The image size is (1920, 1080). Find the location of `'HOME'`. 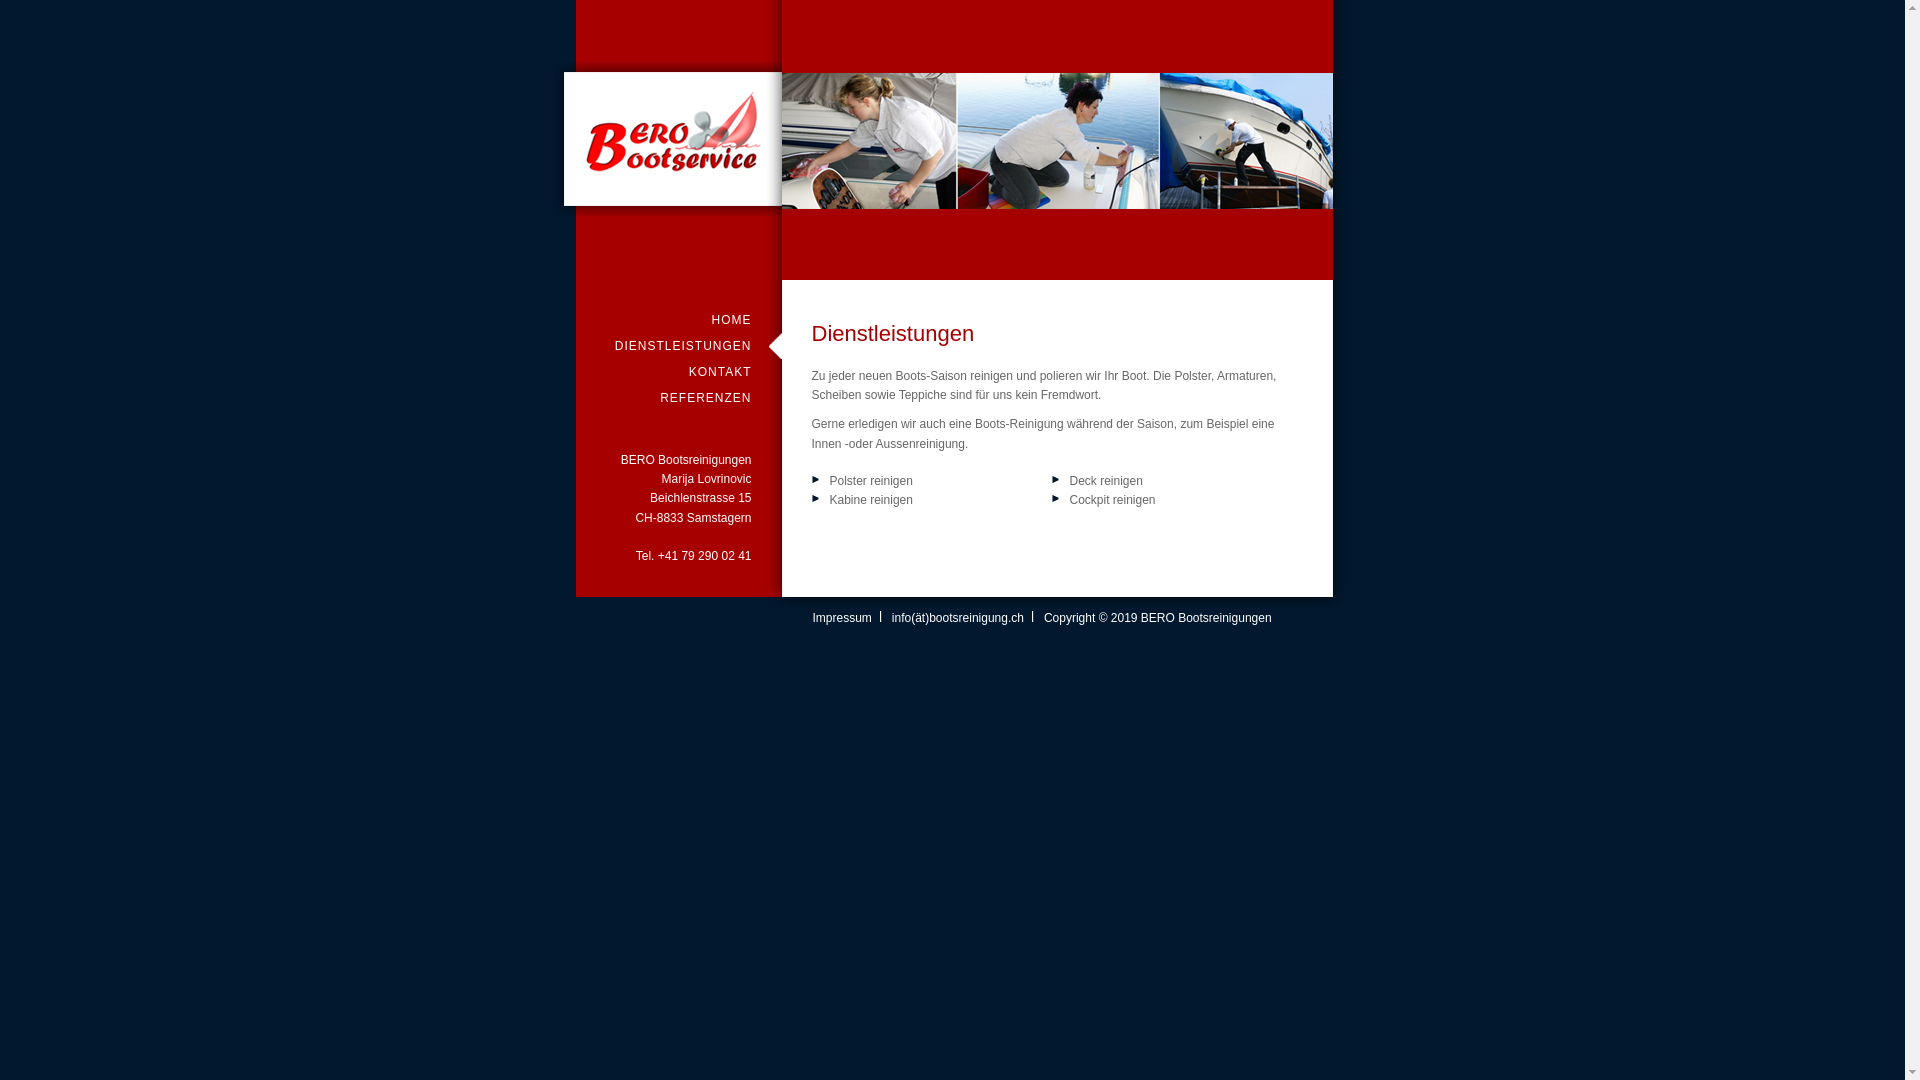

'HOME' is located at coordinates (575, 319).